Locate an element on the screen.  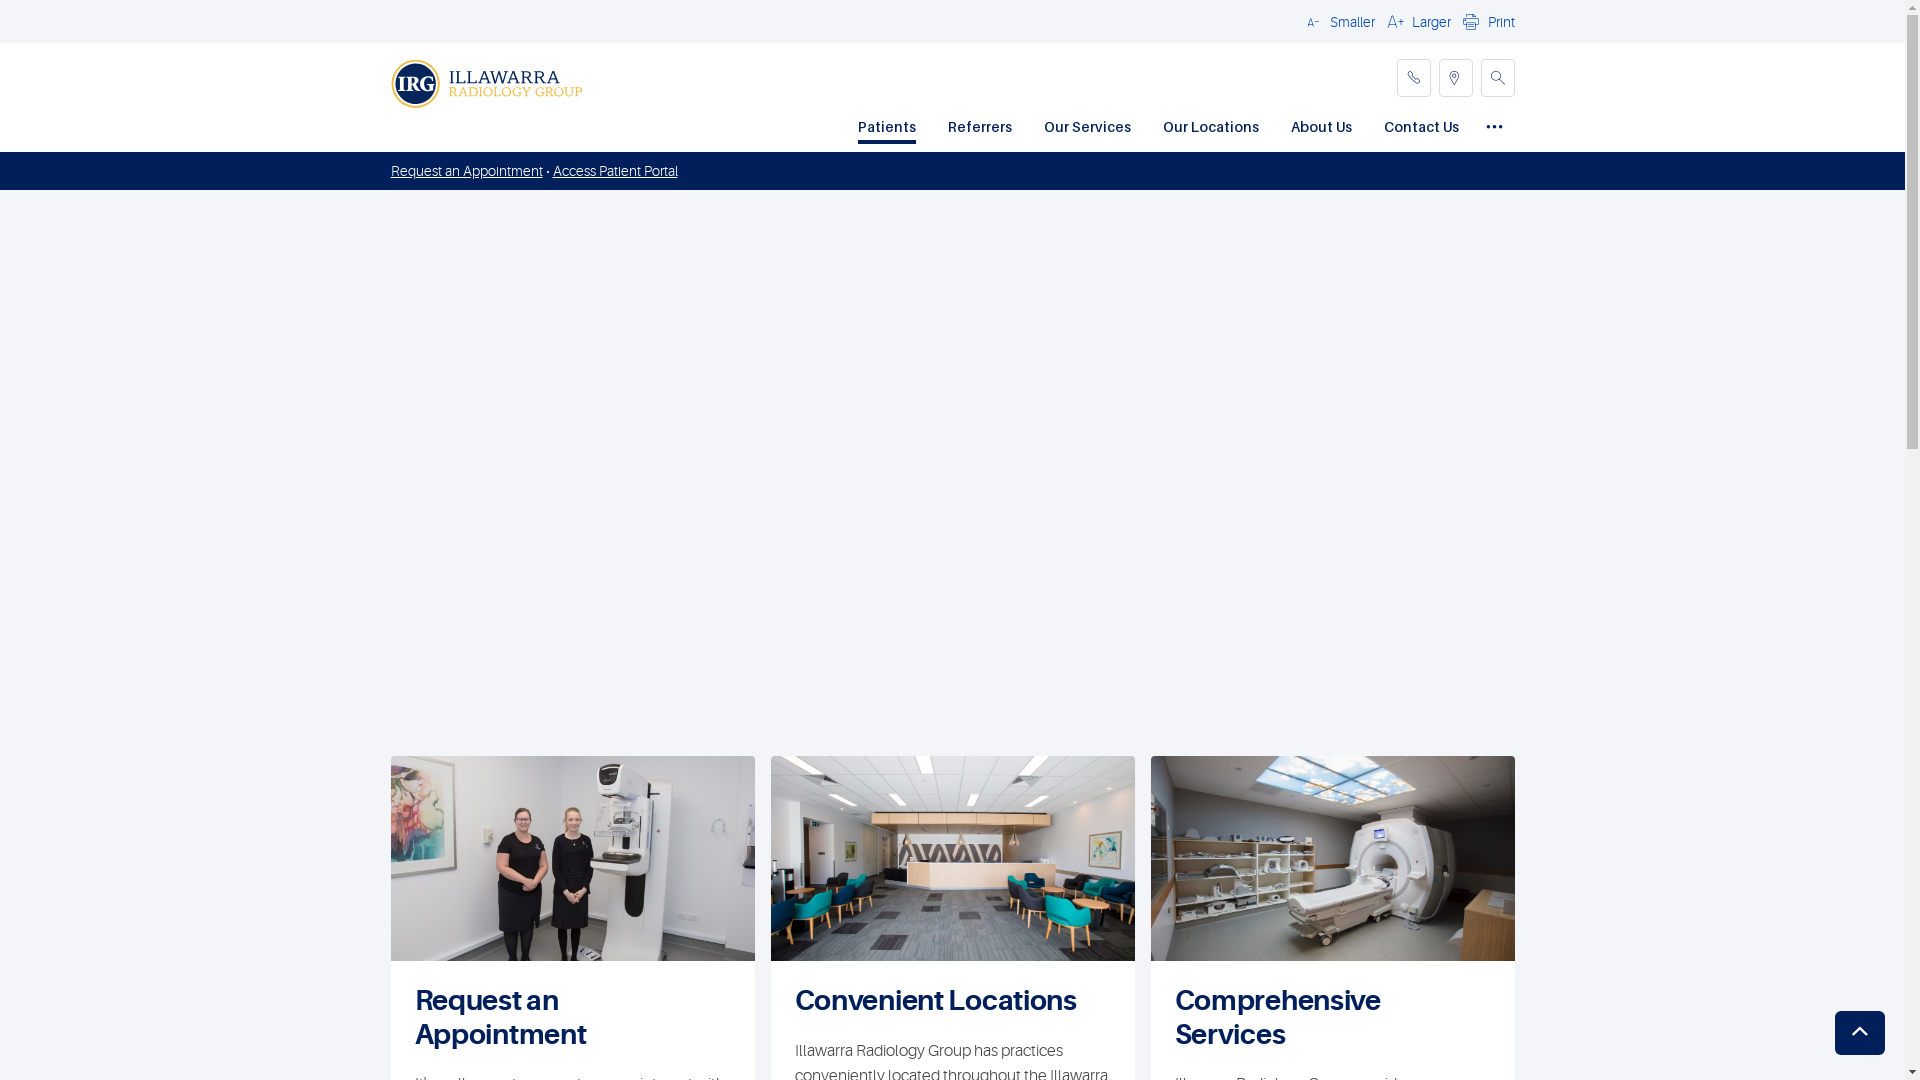
'Print' is located at coordinates (1486, 20).